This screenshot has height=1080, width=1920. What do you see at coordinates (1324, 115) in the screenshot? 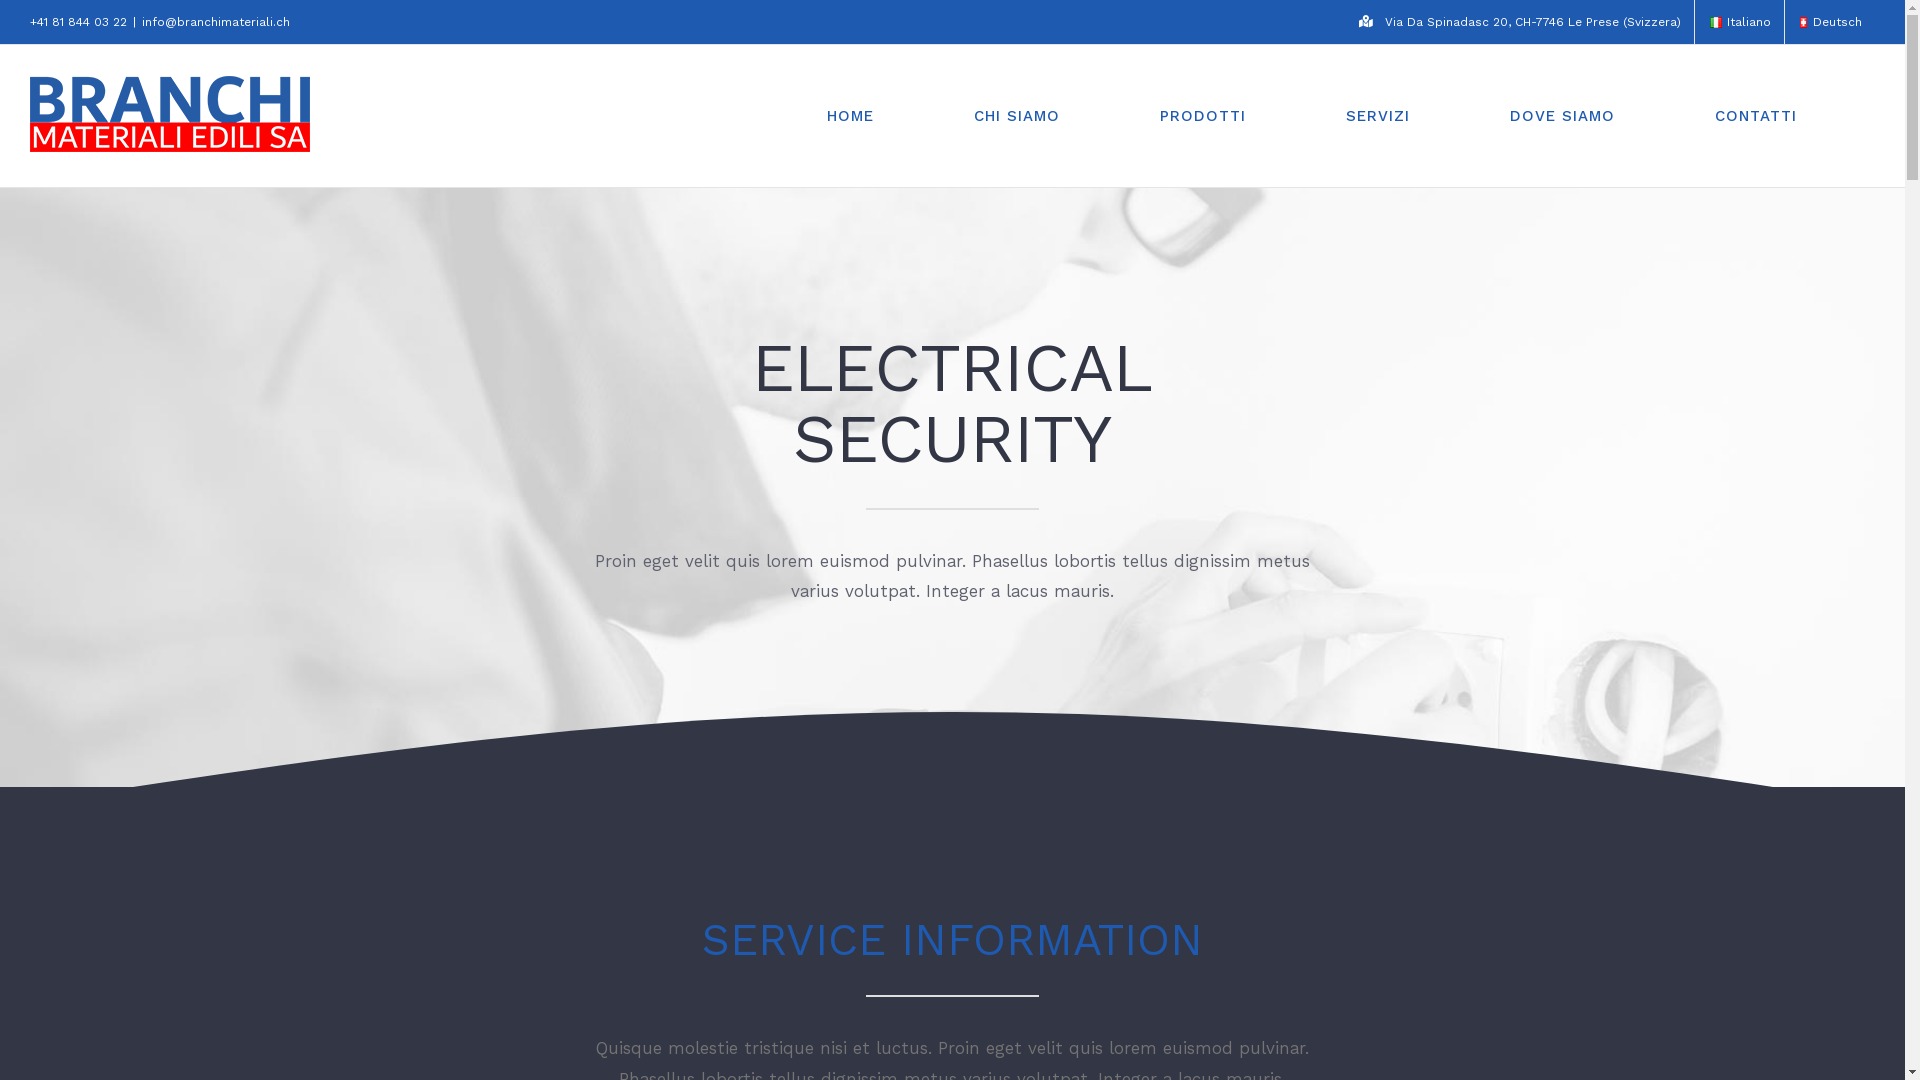
I see `'SERVIZI'` at bounding box center [1324, 115].